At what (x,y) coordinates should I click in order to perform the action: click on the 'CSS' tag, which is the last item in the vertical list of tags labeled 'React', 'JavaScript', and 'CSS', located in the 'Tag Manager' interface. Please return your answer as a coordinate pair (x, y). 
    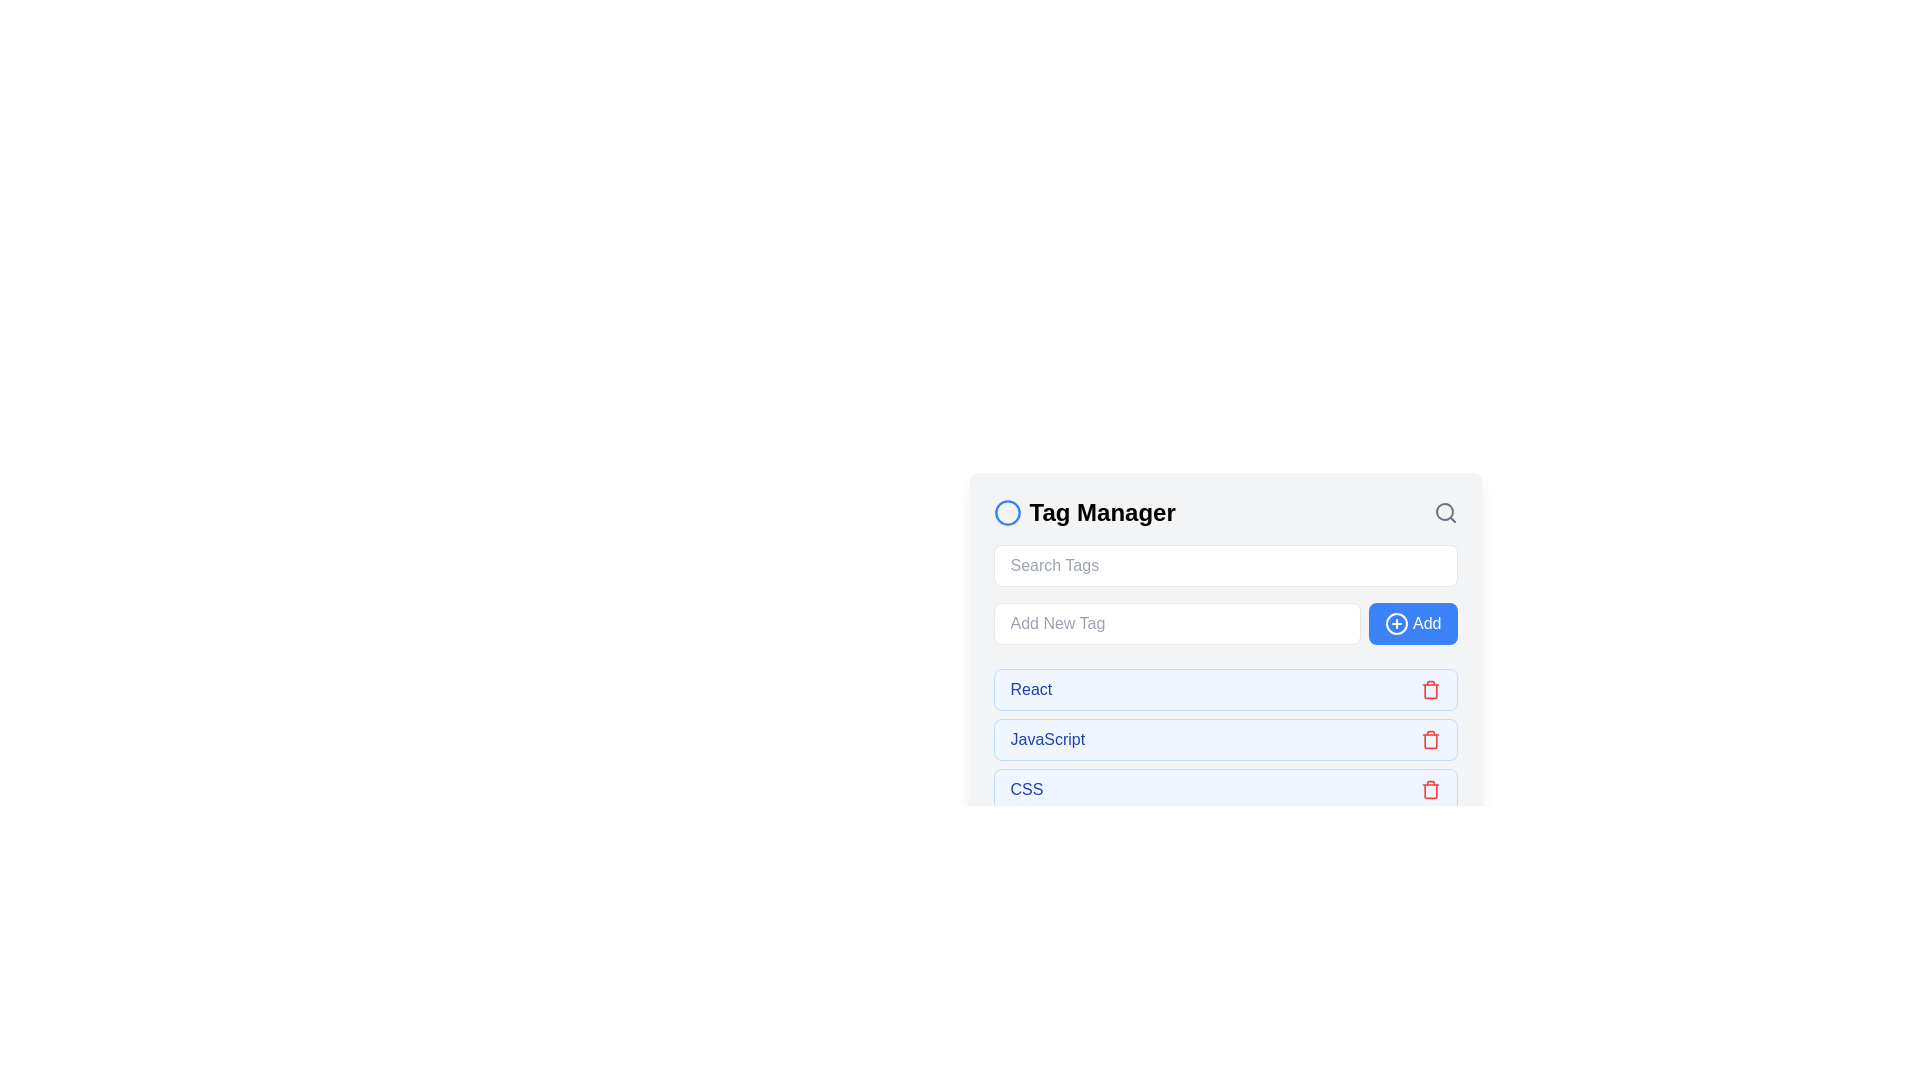
    Looking at the image, I should click on (1224, 789).